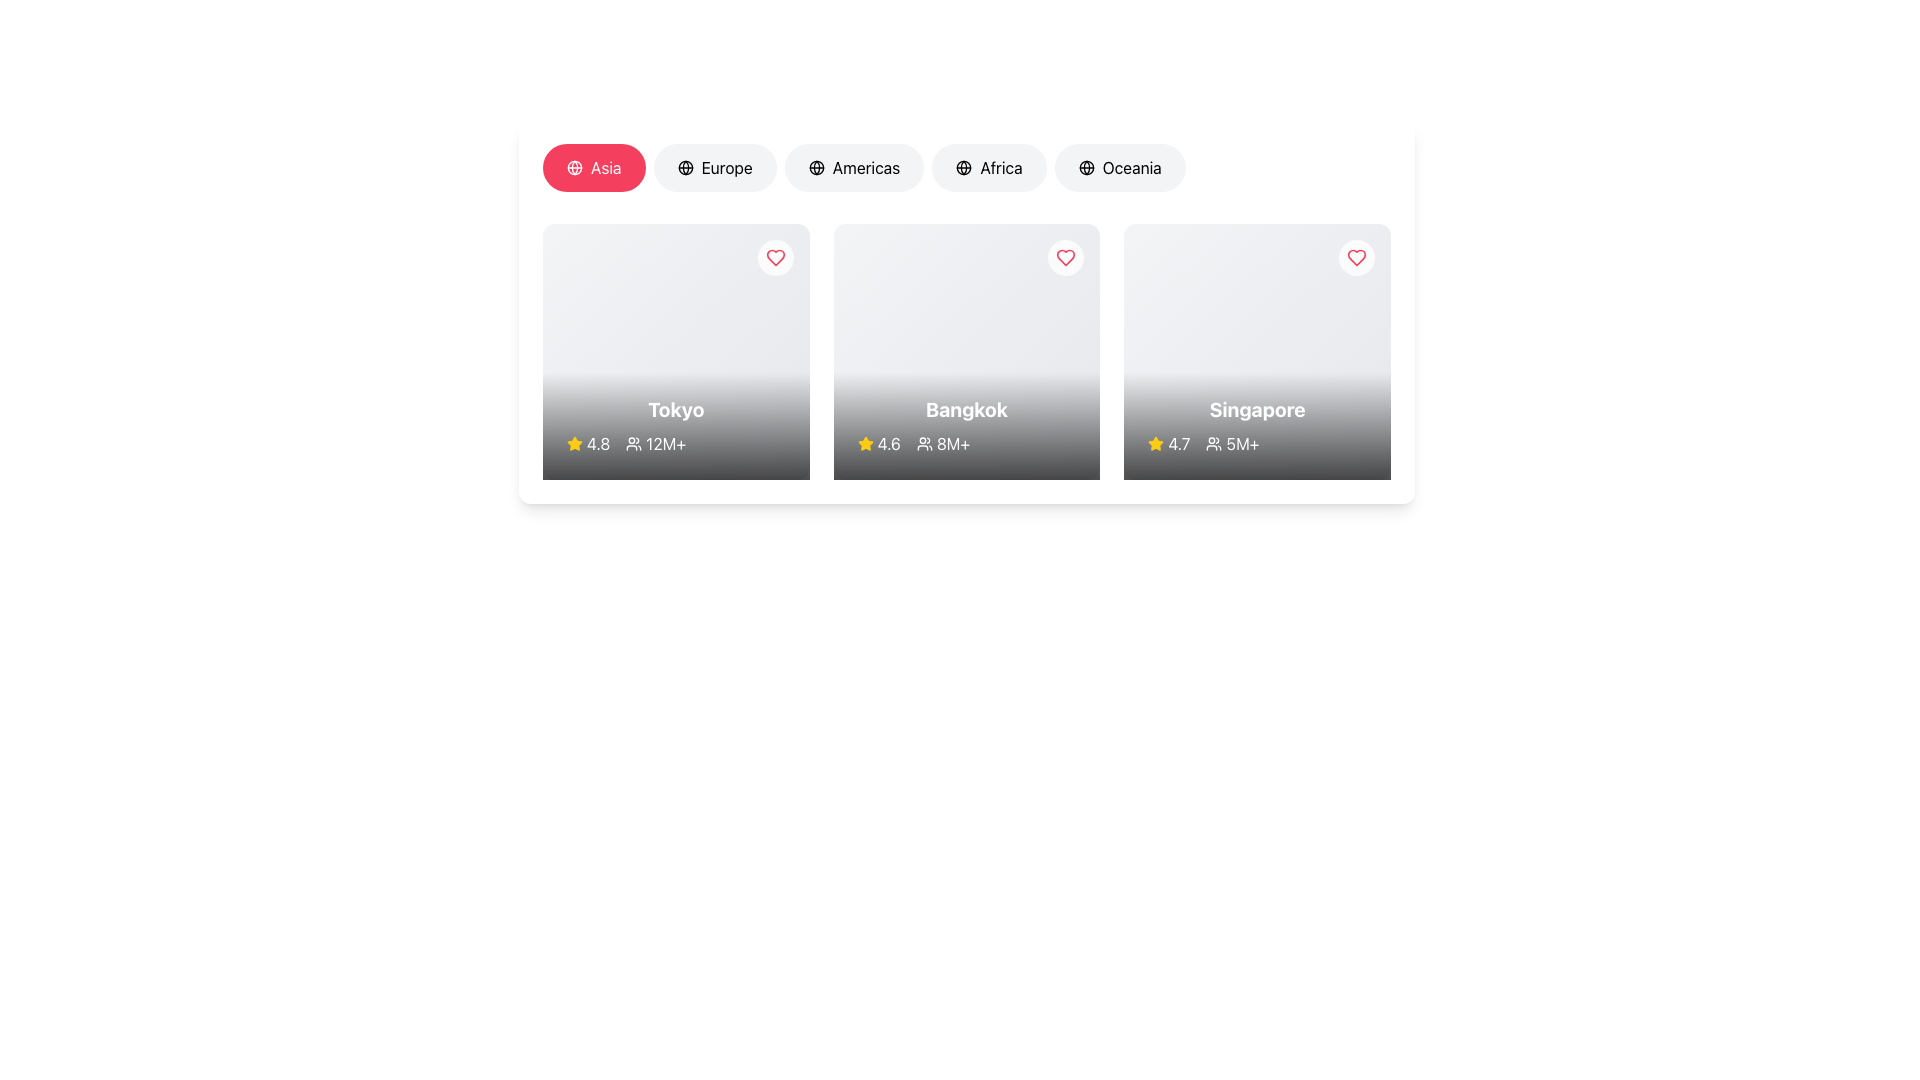 The image size is (1920, 1080). Describe the element at coordinates (685, 167) in the screenshot. I see `the Decorative Circle (SVG) located within the globe icon of the 'Asia' region button group, positioned in the top-left area of the interface` at that location.